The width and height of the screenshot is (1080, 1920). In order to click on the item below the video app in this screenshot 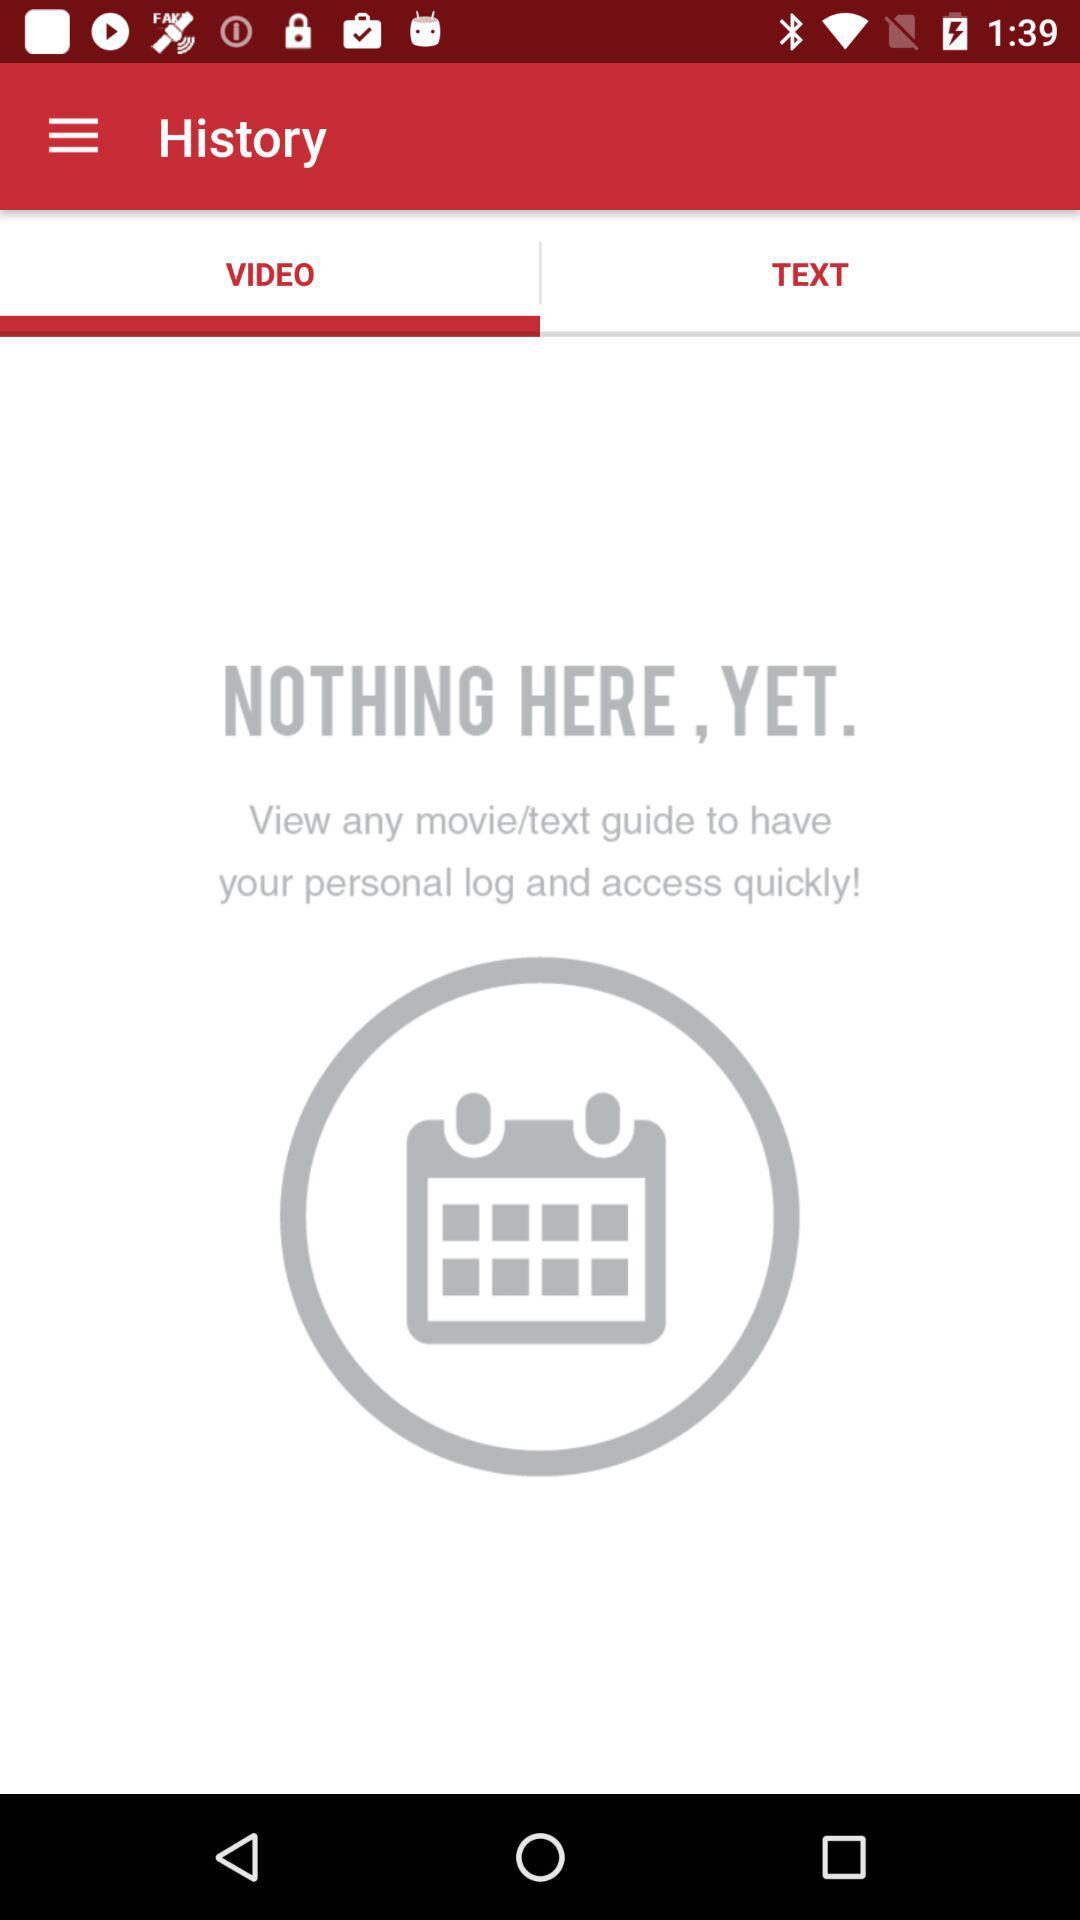, I will do `click(540, 1064)`.